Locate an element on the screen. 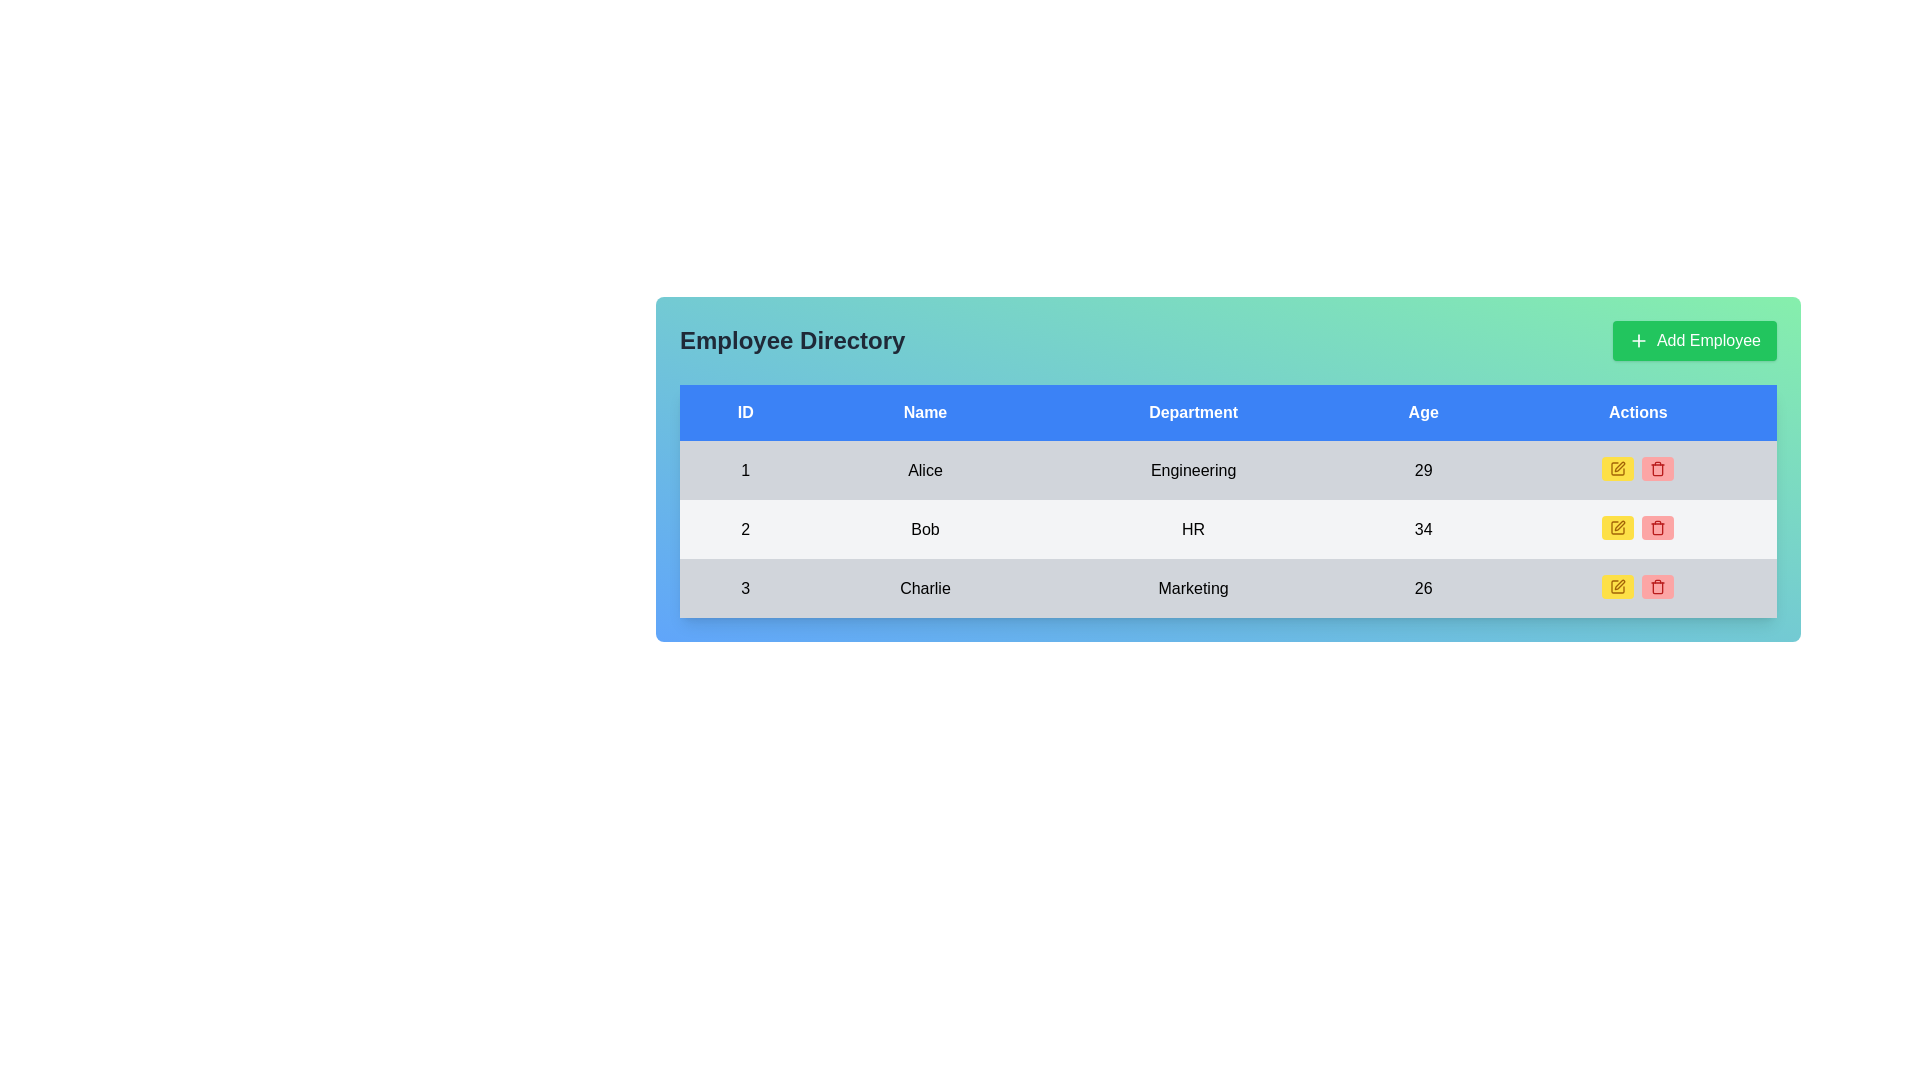 The image size is (1920, 1080). the table cell displaying the number '34' under the 'Age' column for the individual named 'Bob' is located at coordinates (1422, 528).